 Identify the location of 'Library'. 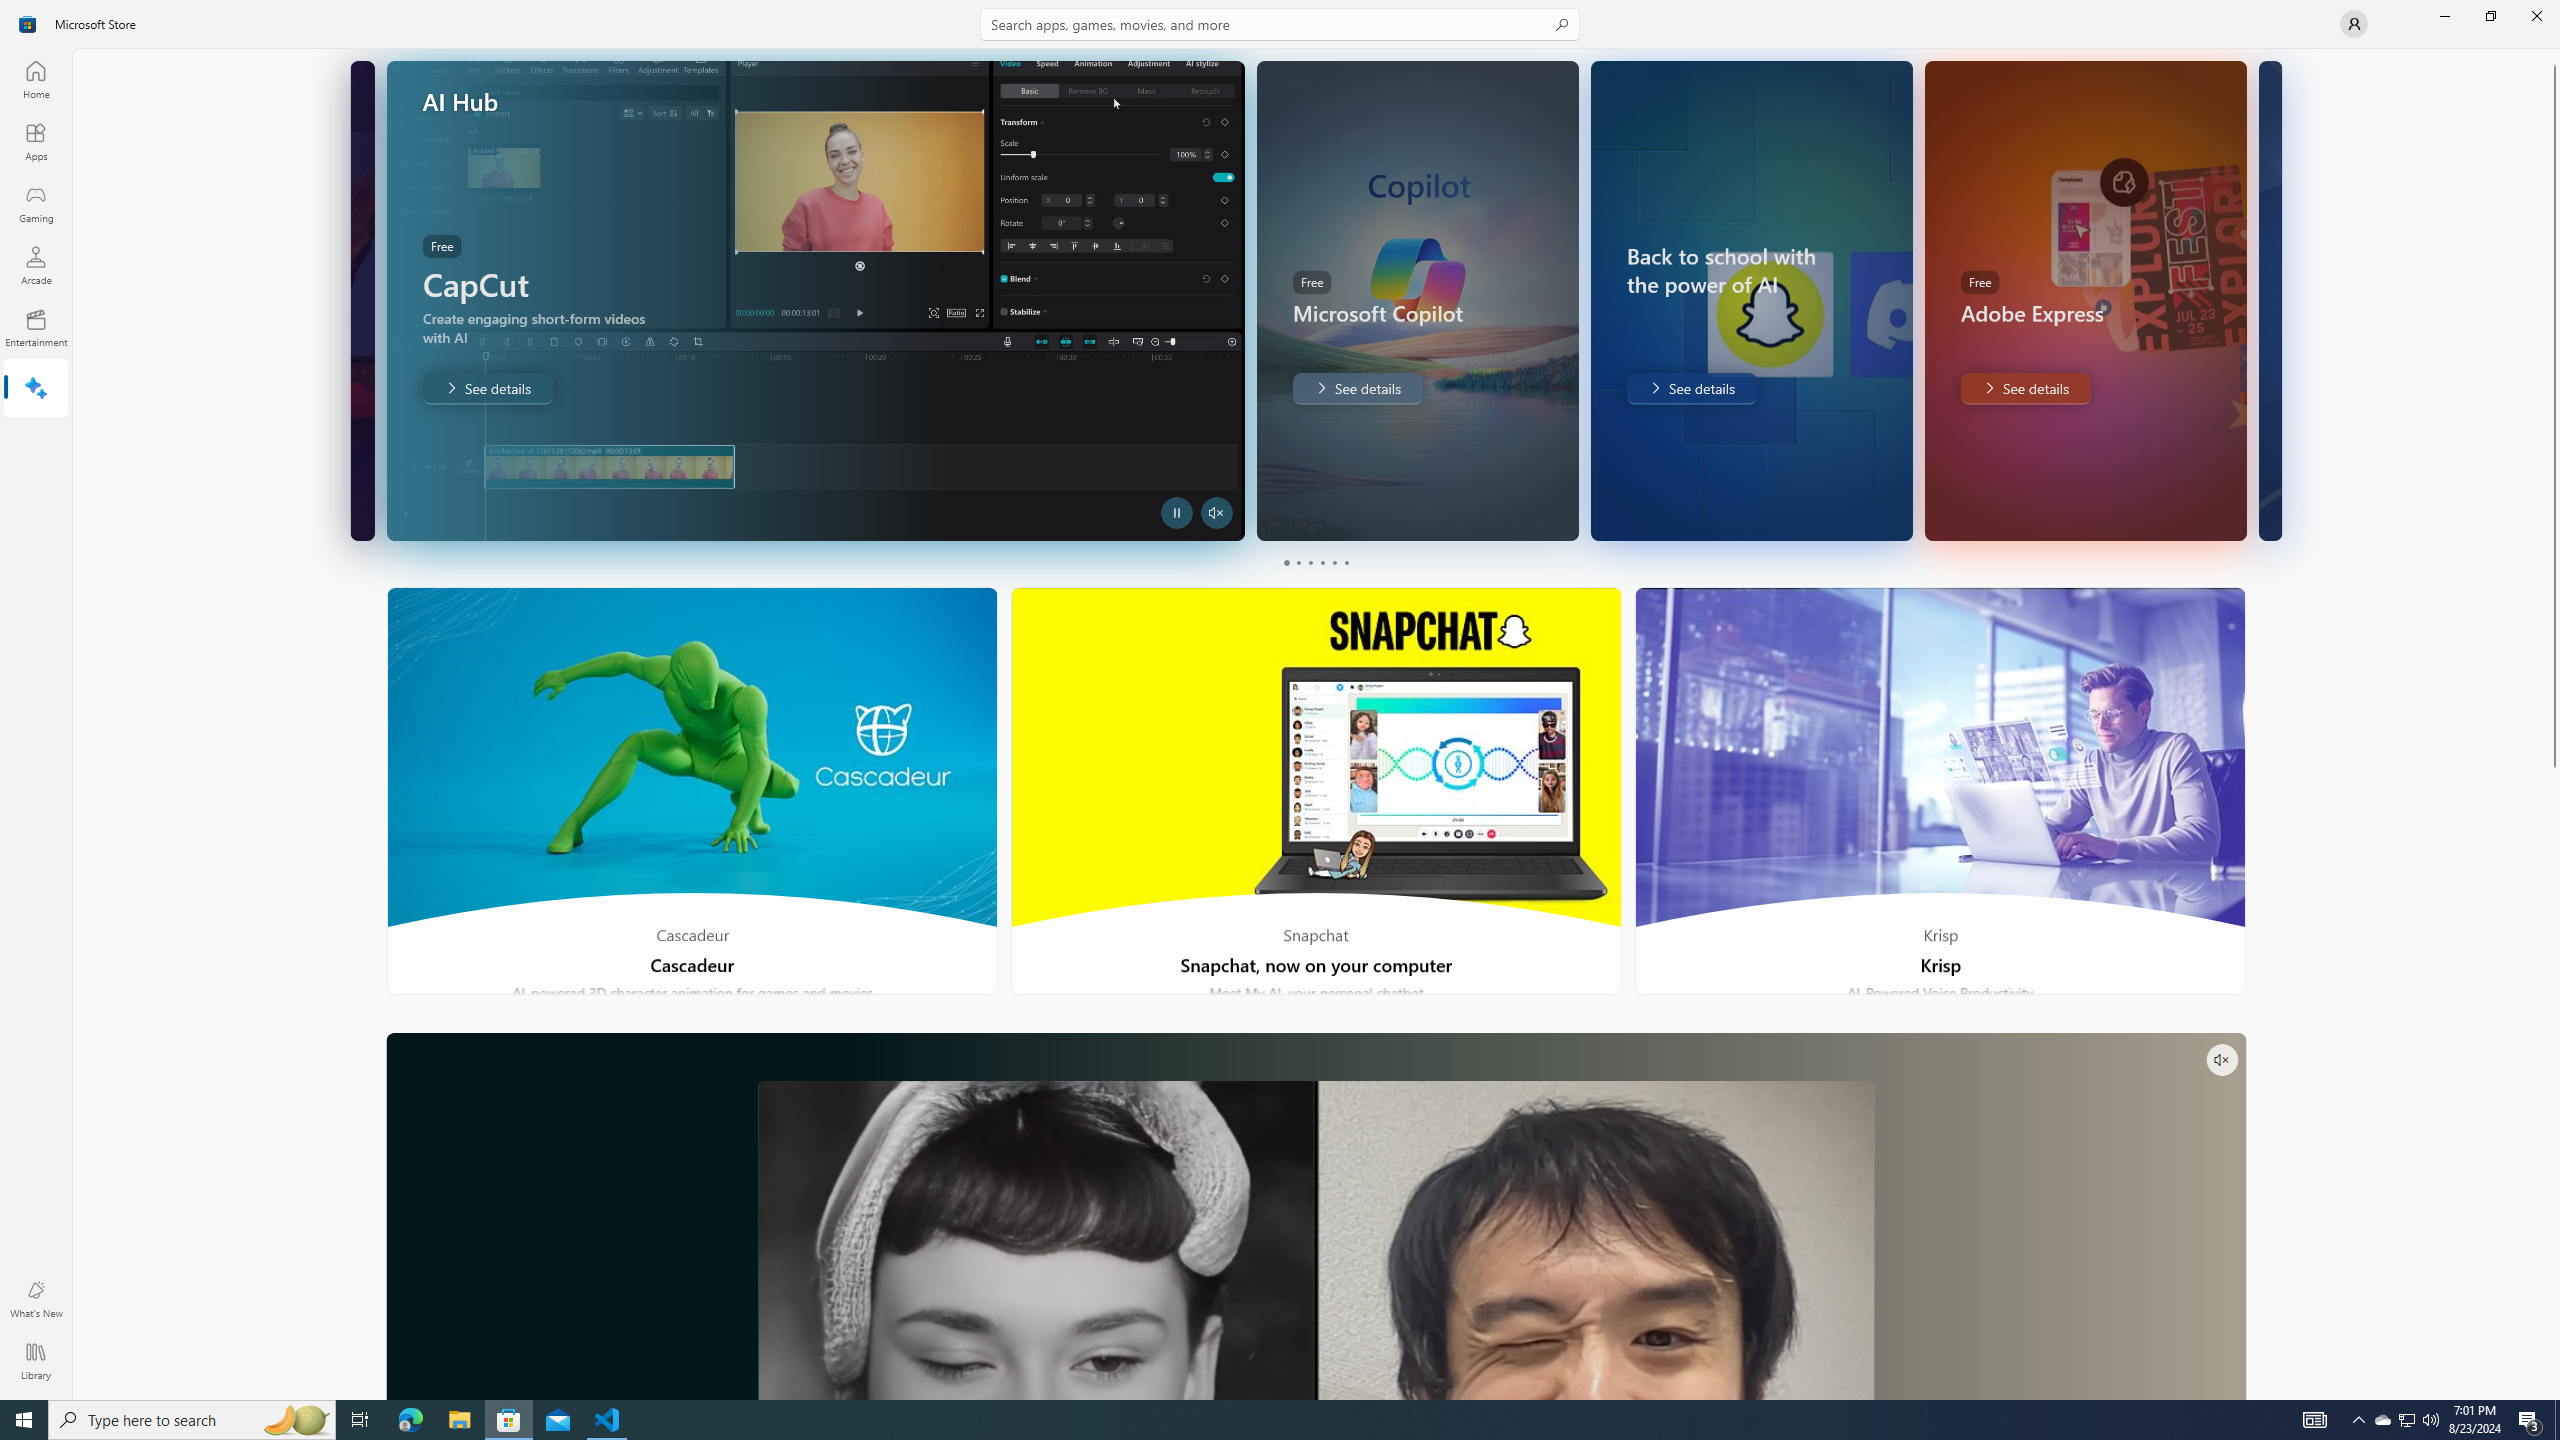
(34, 1360).